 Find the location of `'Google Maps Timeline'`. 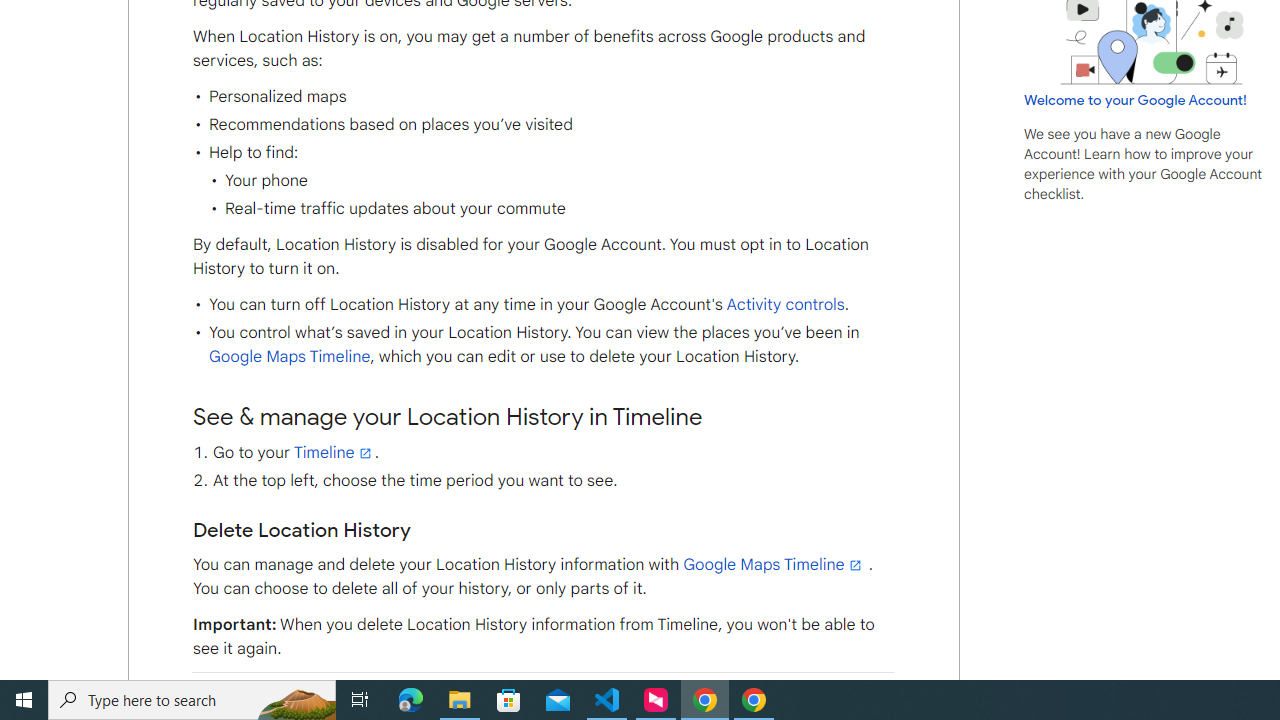

'Google Maps Timeline' is located at coordinates (773, 565).